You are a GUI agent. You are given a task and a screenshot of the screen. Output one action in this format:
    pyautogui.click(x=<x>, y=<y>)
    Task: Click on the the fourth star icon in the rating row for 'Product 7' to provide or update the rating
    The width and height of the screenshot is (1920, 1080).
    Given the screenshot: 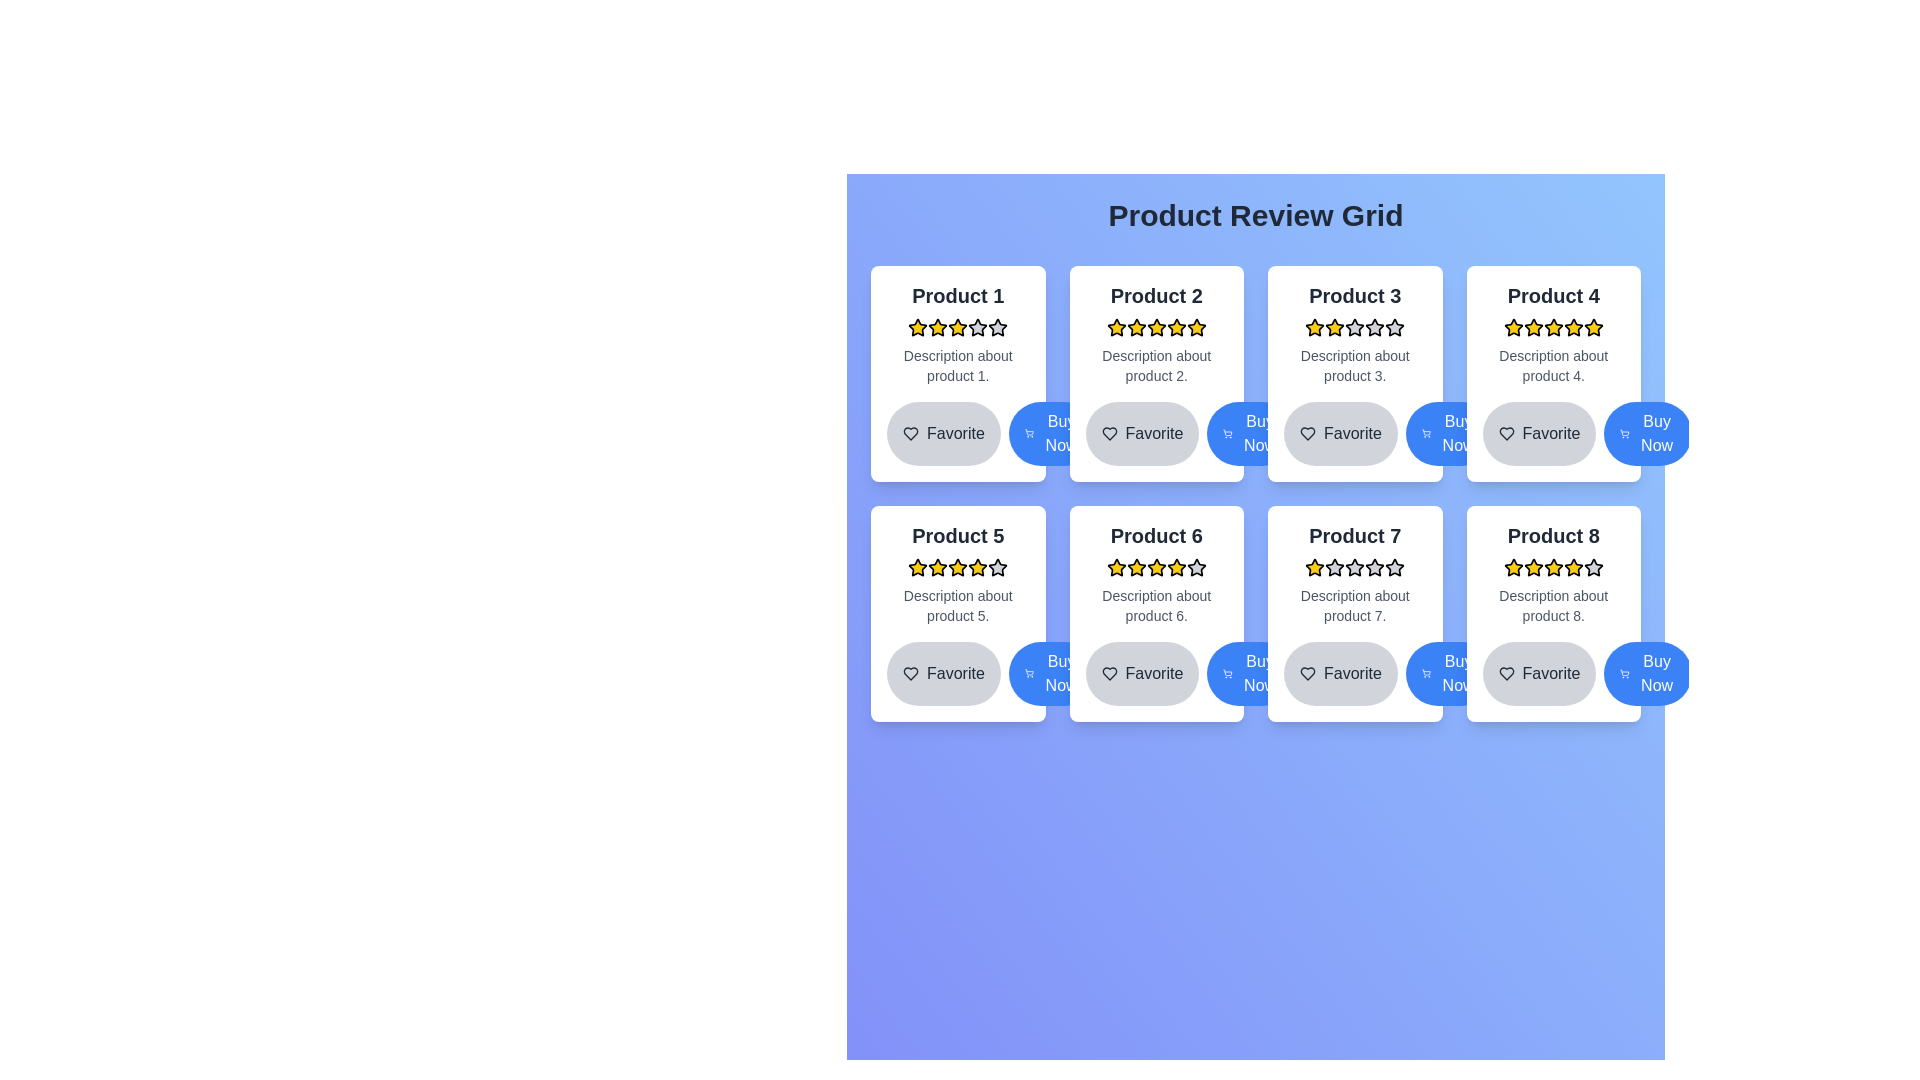 What is the action you would take?
    pyautogui.click(x=1354, y=567)
    